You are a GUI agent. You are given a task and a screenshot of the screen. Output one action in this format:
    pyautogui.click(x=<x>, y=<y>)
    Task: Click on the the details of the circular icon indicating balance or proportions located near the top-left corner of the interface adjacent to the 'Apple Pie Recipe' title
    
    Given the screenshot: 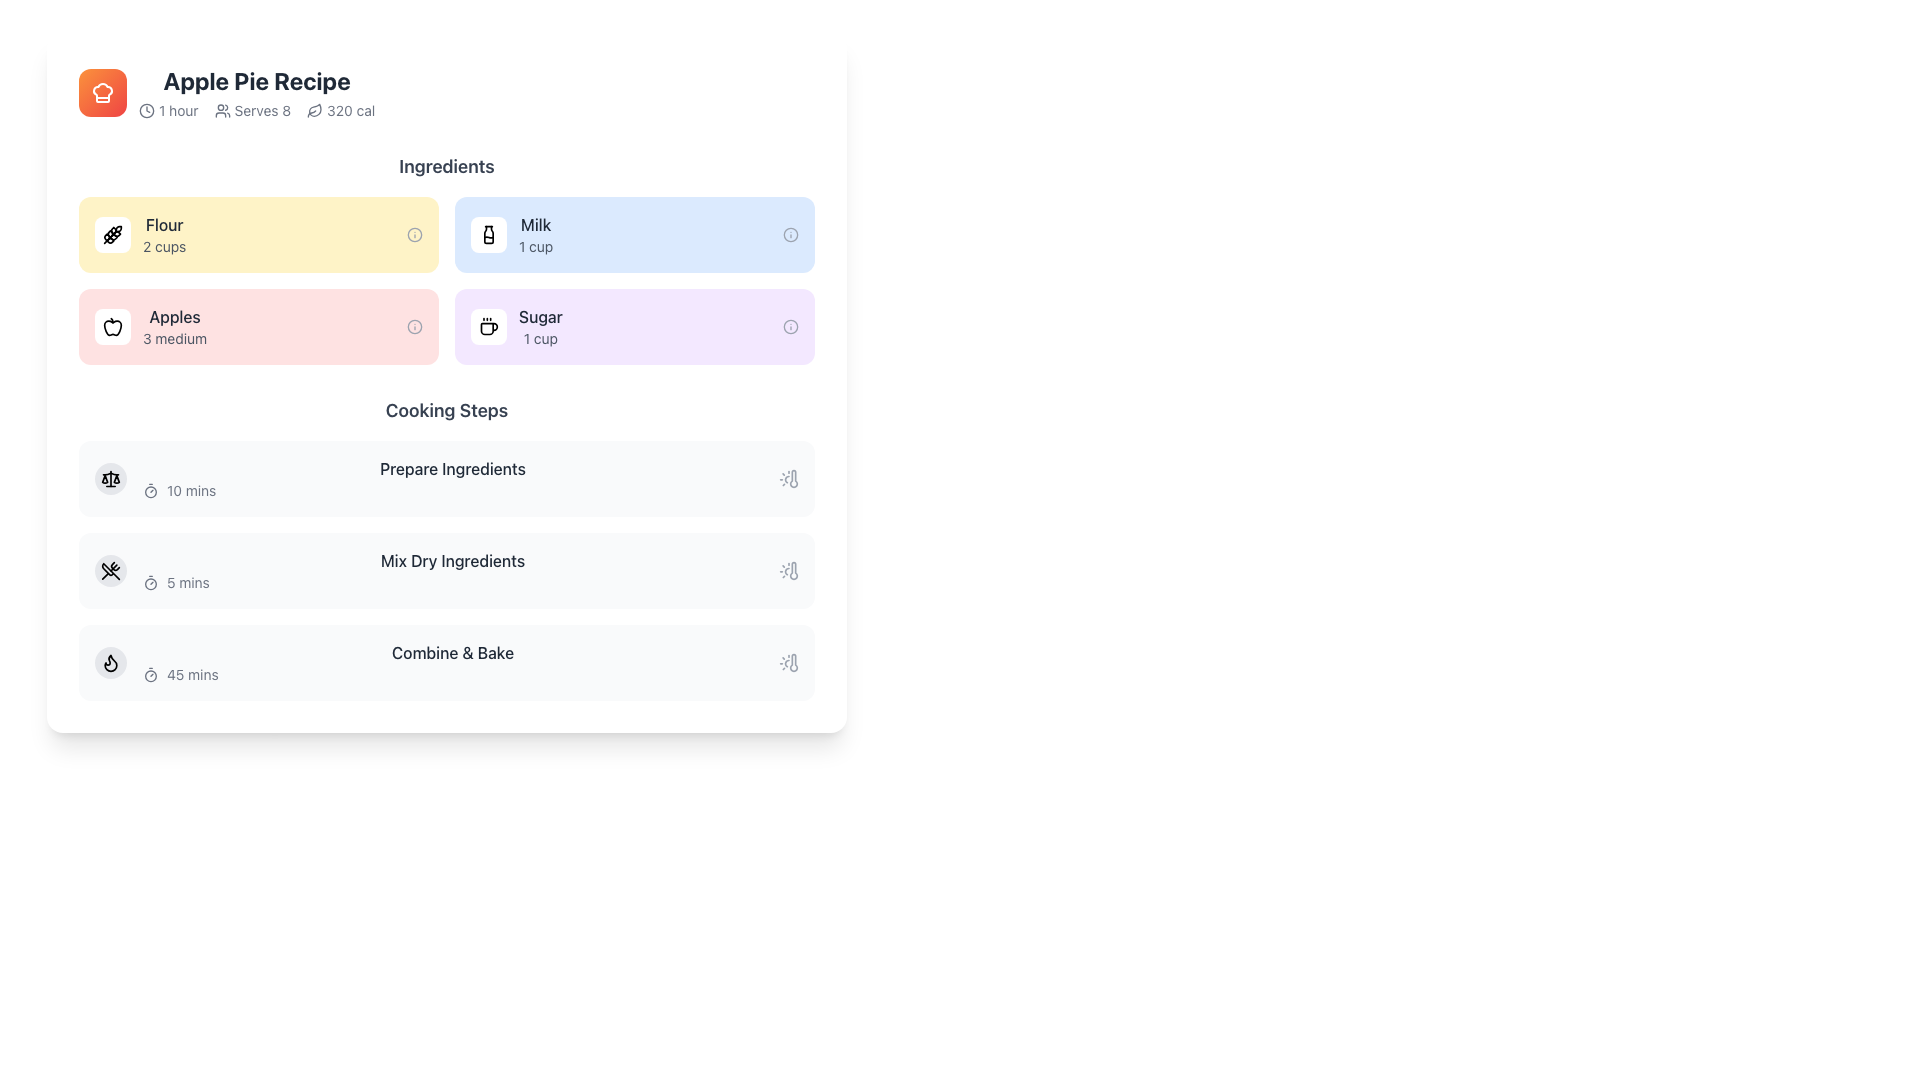 What is the action you would take?
    pyautogui.click(x=109, y=478)
    